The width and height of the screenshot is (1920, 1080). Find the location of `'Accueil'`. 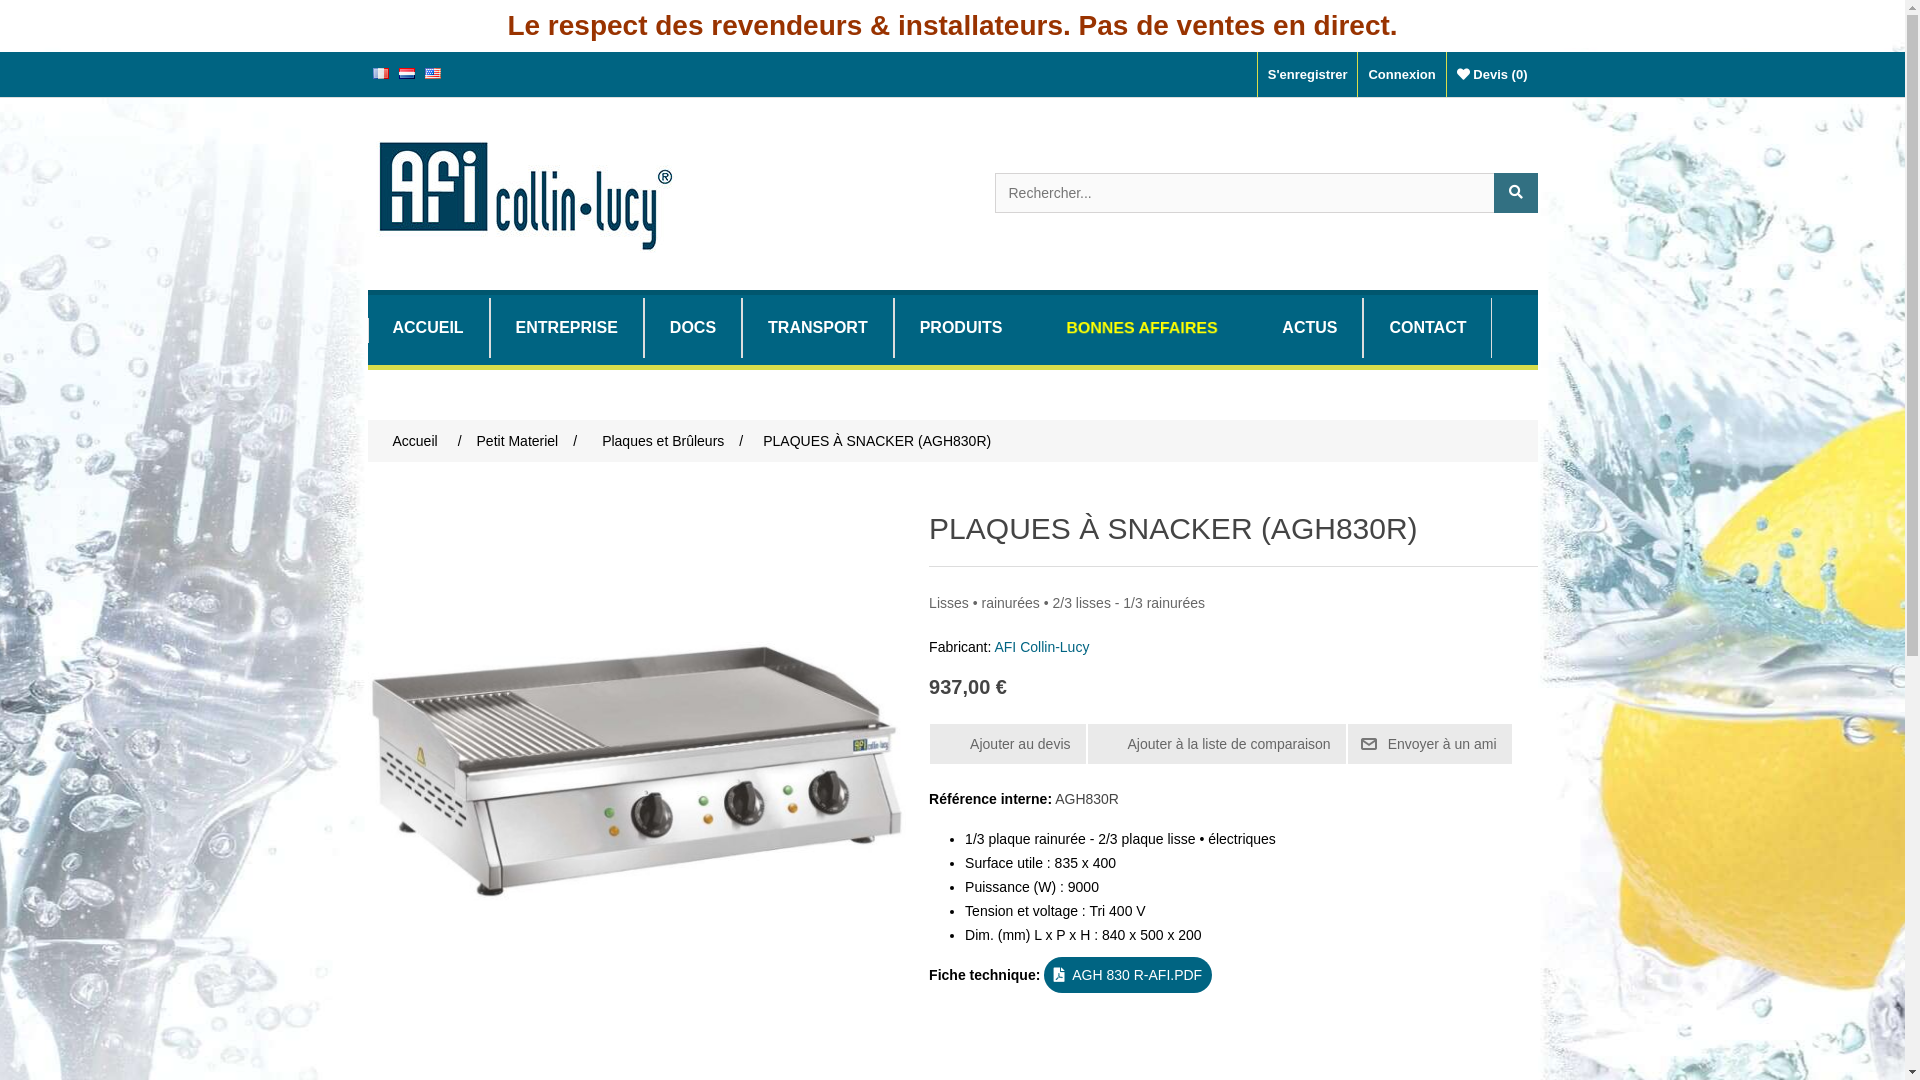

'Accueil' is located at coordinates (414, 439).